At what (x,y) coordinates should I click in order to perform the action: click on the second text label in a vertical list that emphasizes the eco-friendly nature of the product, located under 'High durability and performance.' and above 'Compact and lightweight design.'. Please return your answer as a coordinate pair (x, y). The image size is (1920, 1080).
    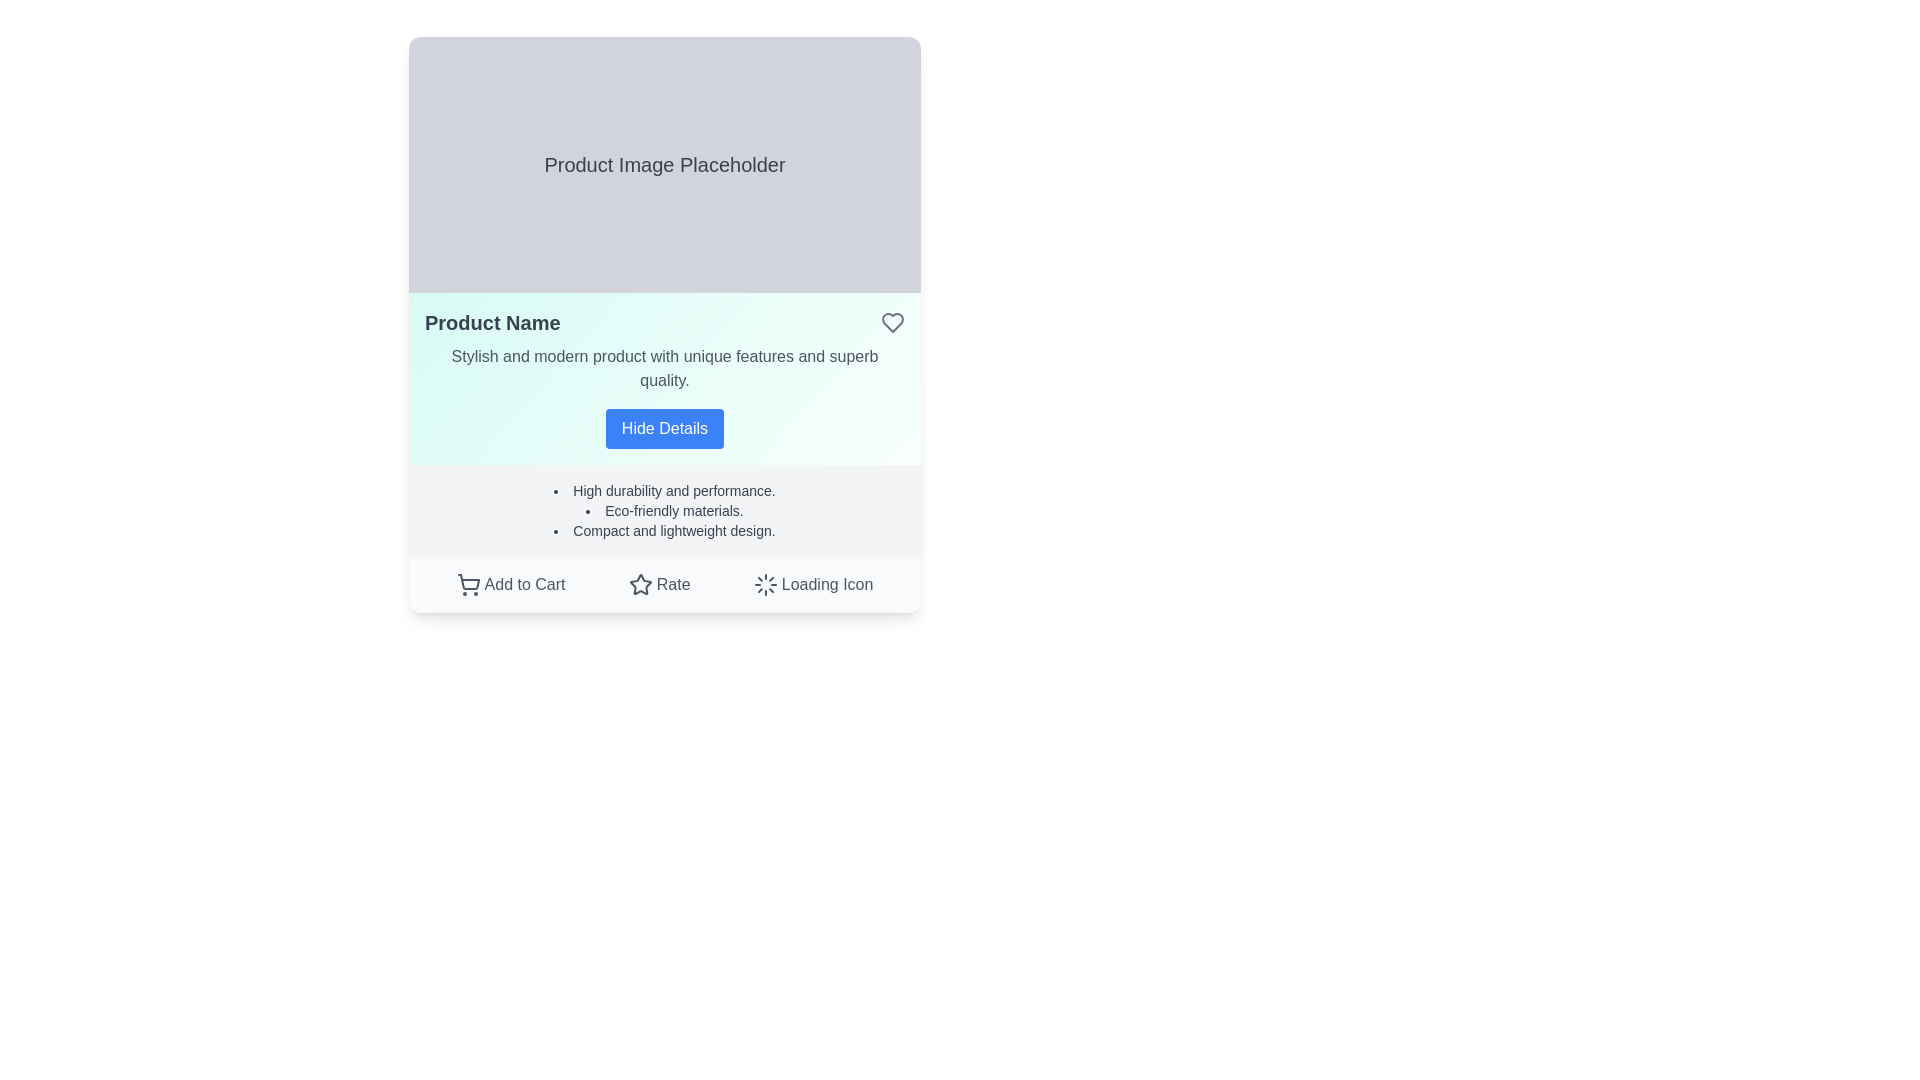
    Looking at the image, I should click on (665, 509).